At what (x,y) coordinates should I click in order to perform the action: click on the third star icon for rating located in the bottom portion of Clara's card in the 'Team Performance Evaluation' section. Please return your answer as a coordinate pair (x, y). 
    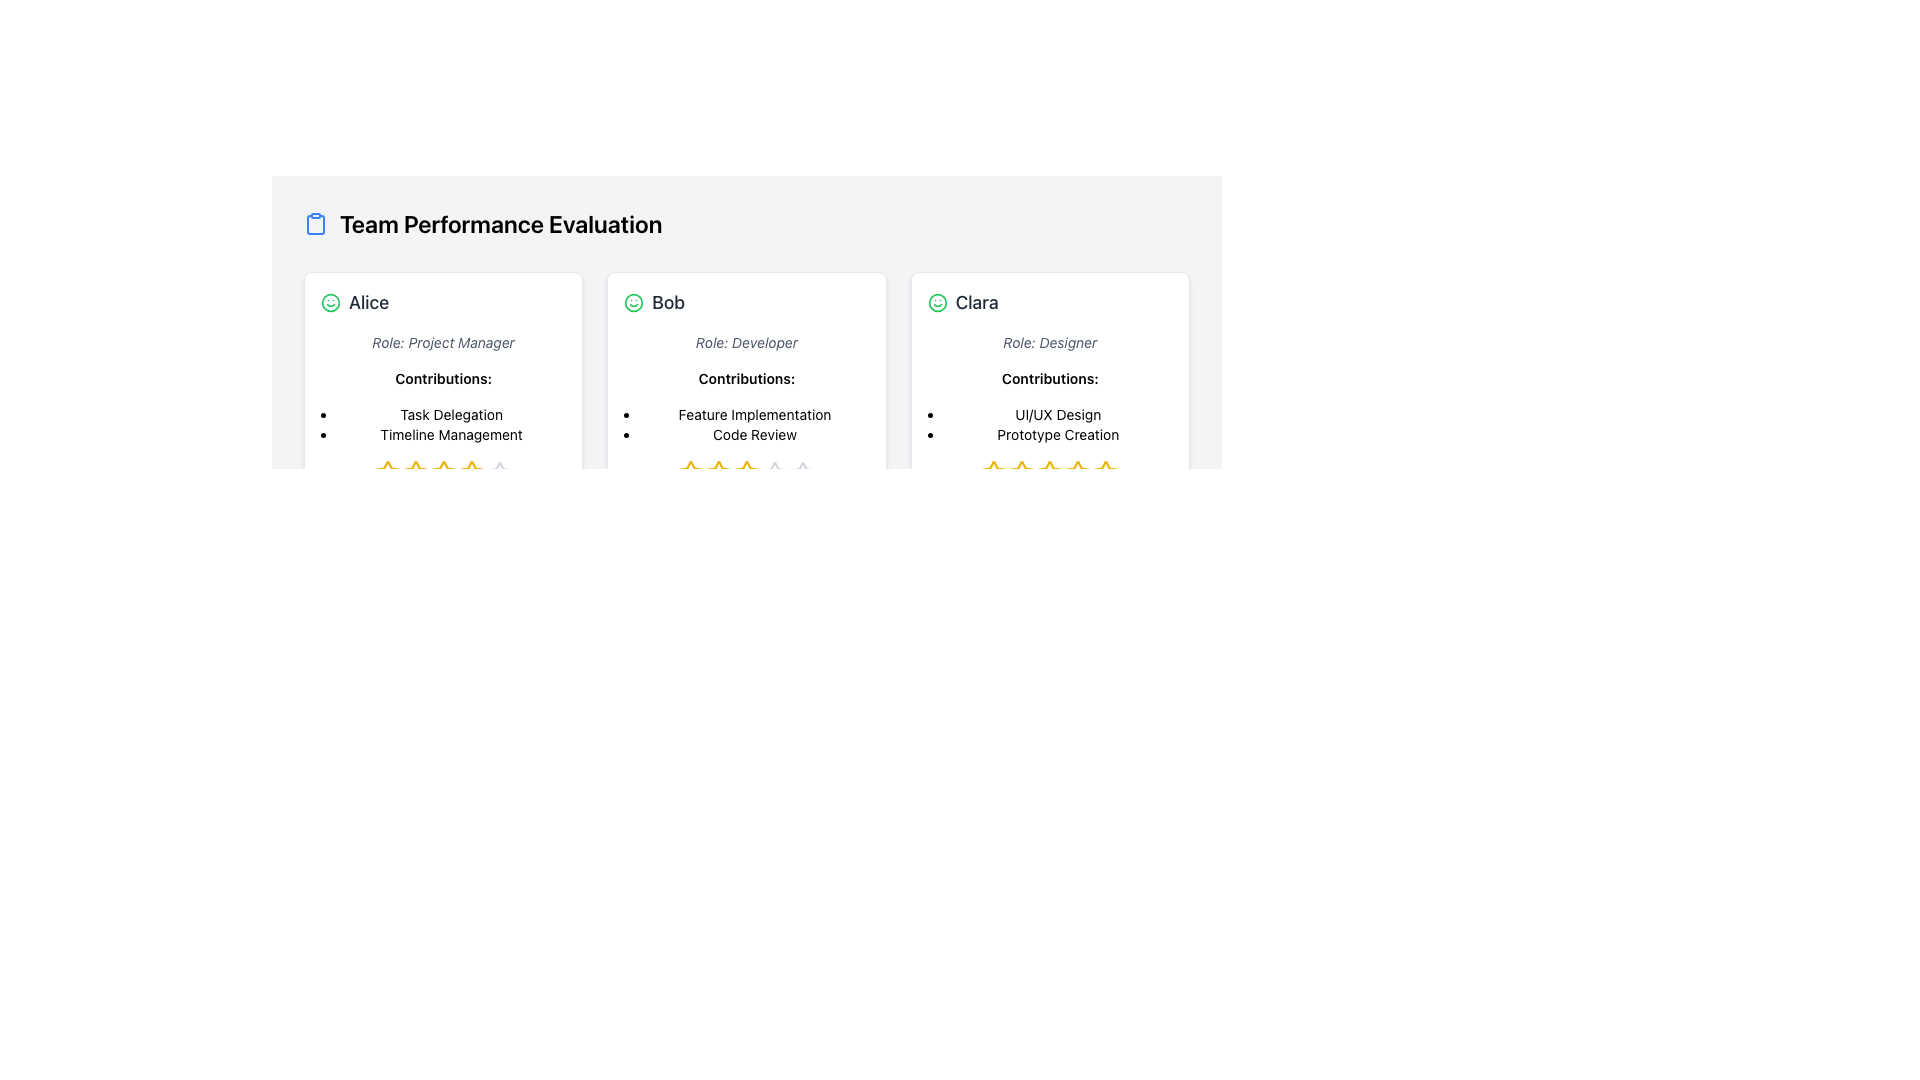
    Looking at the image, I should click on (1049, 471).